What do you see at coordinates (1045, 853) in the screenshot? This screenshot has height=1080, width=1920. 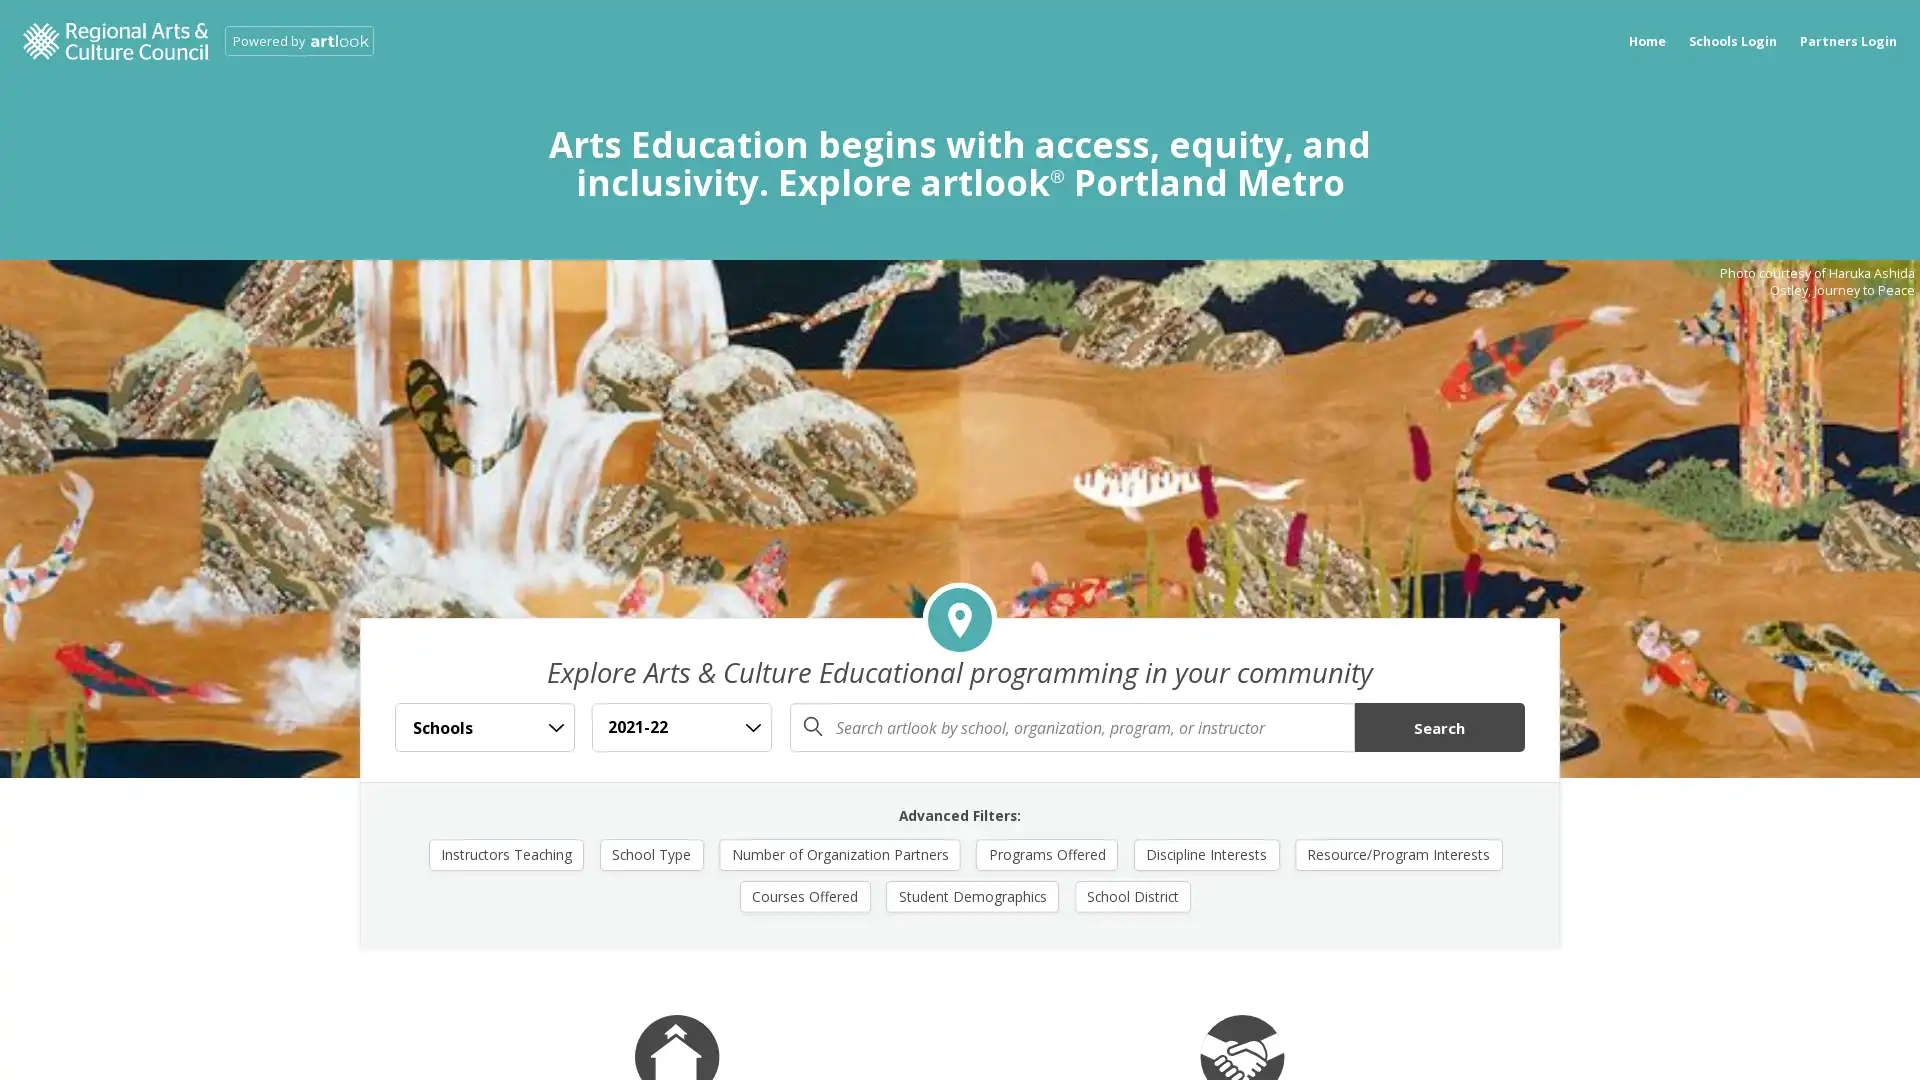 I see `Programs Offered` at bounding box center [1045, 853].